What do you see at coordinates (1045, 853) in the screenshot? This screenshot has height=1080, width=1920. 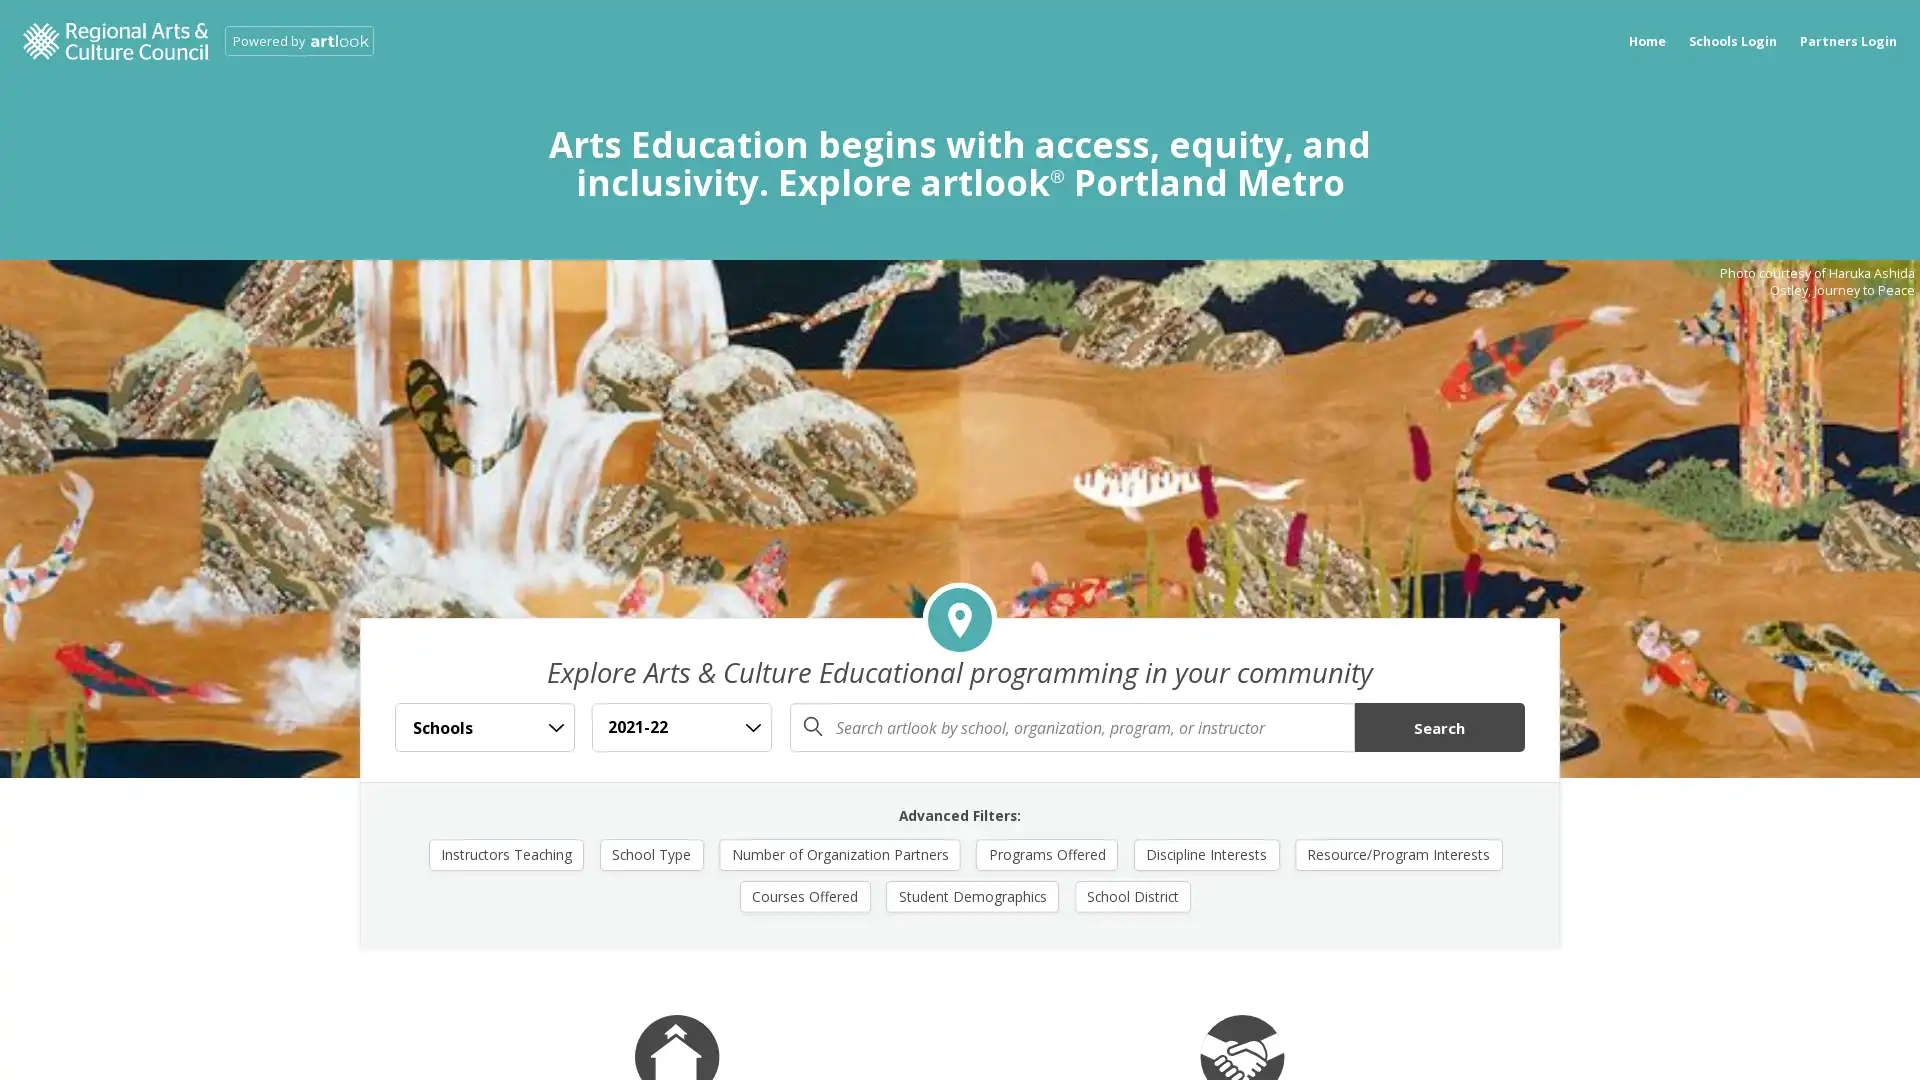 I see `Programs Offered` at bounding box center [1045, 853].